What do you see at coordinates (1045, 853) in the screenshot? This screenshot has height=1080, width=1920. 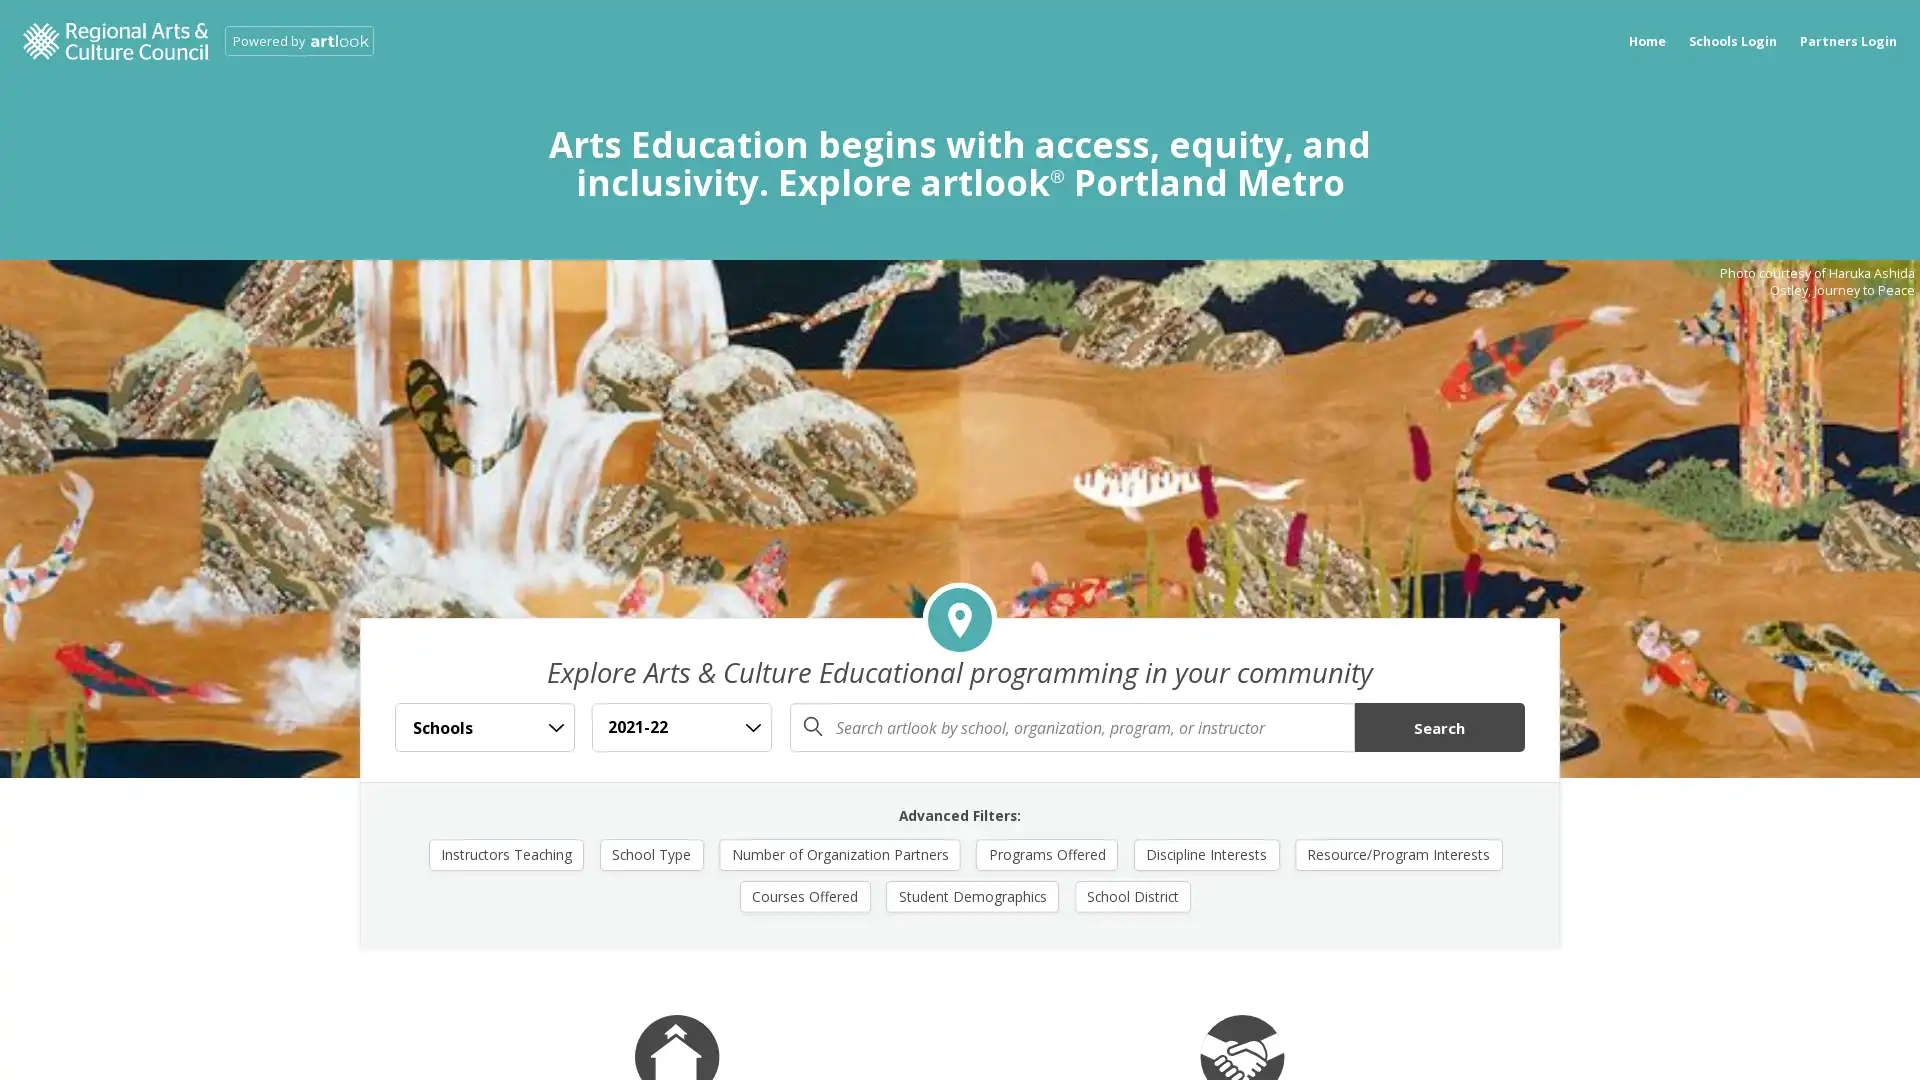 I see `Programs Offered` at bounding box center [1045, 853].